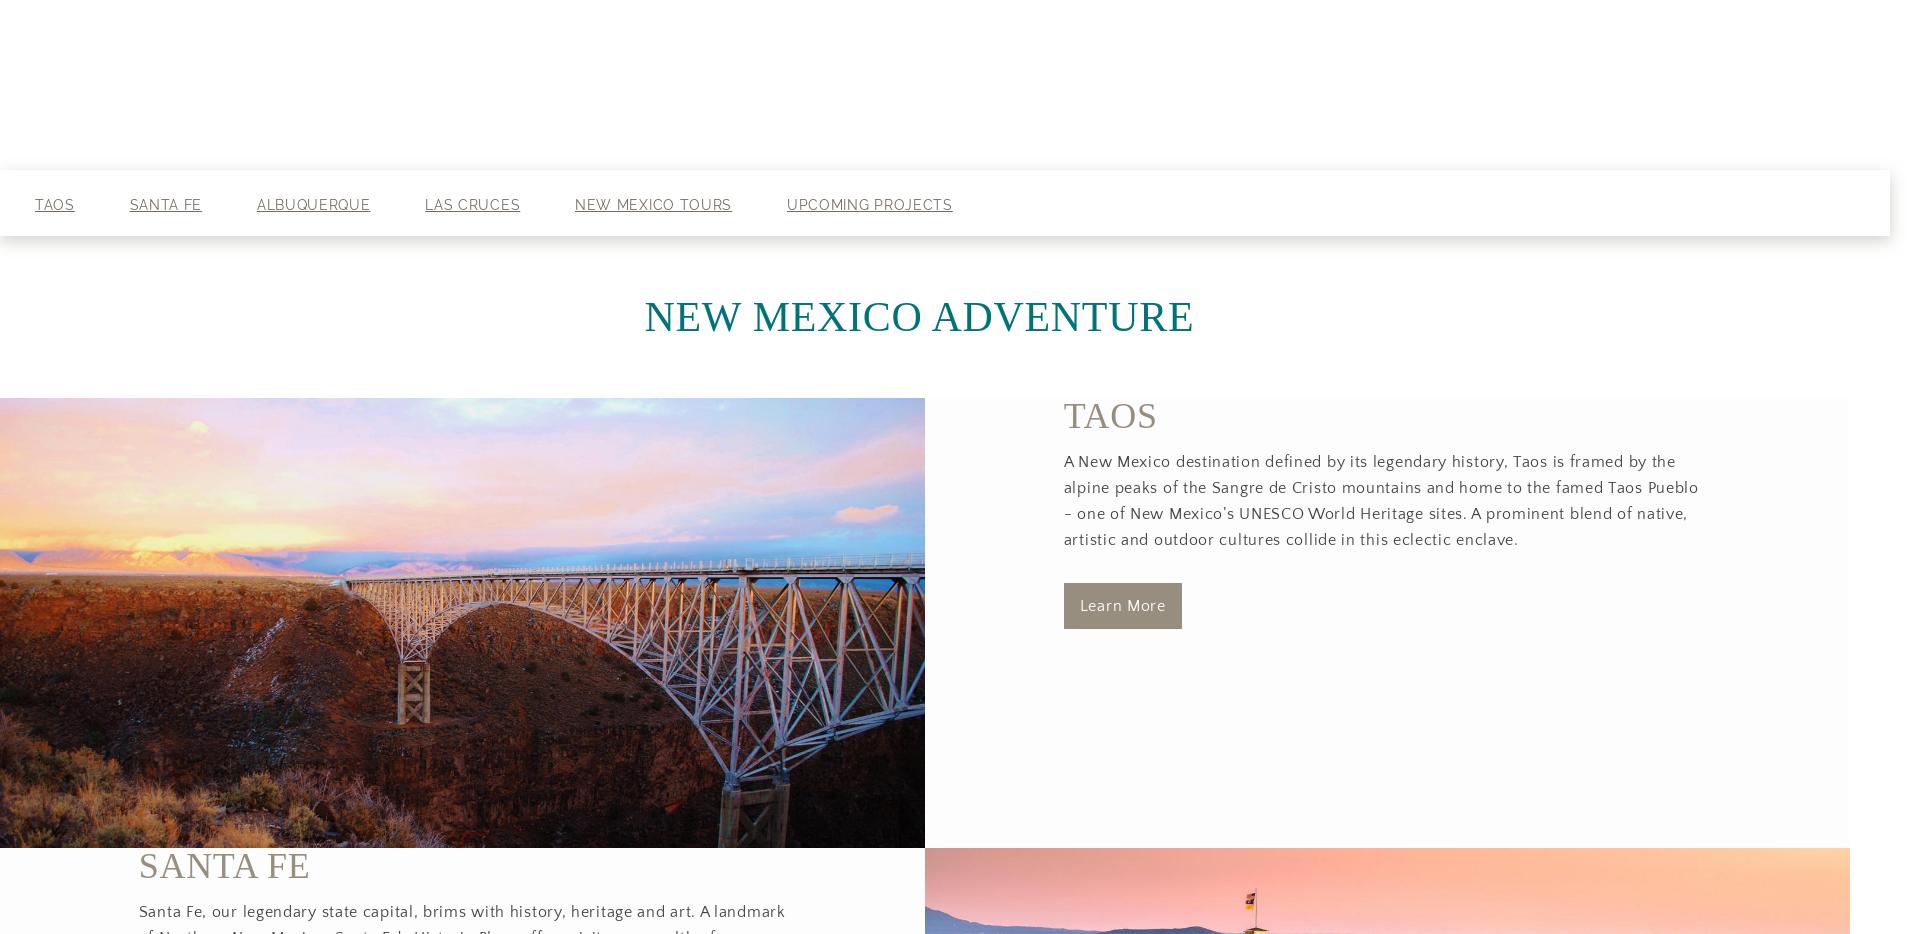 This screenshot has width=1910, height=934. What do you see at coordinates (53, 204) in the screenshot?
I see `'Taos'` at bounding box center [53, 204].